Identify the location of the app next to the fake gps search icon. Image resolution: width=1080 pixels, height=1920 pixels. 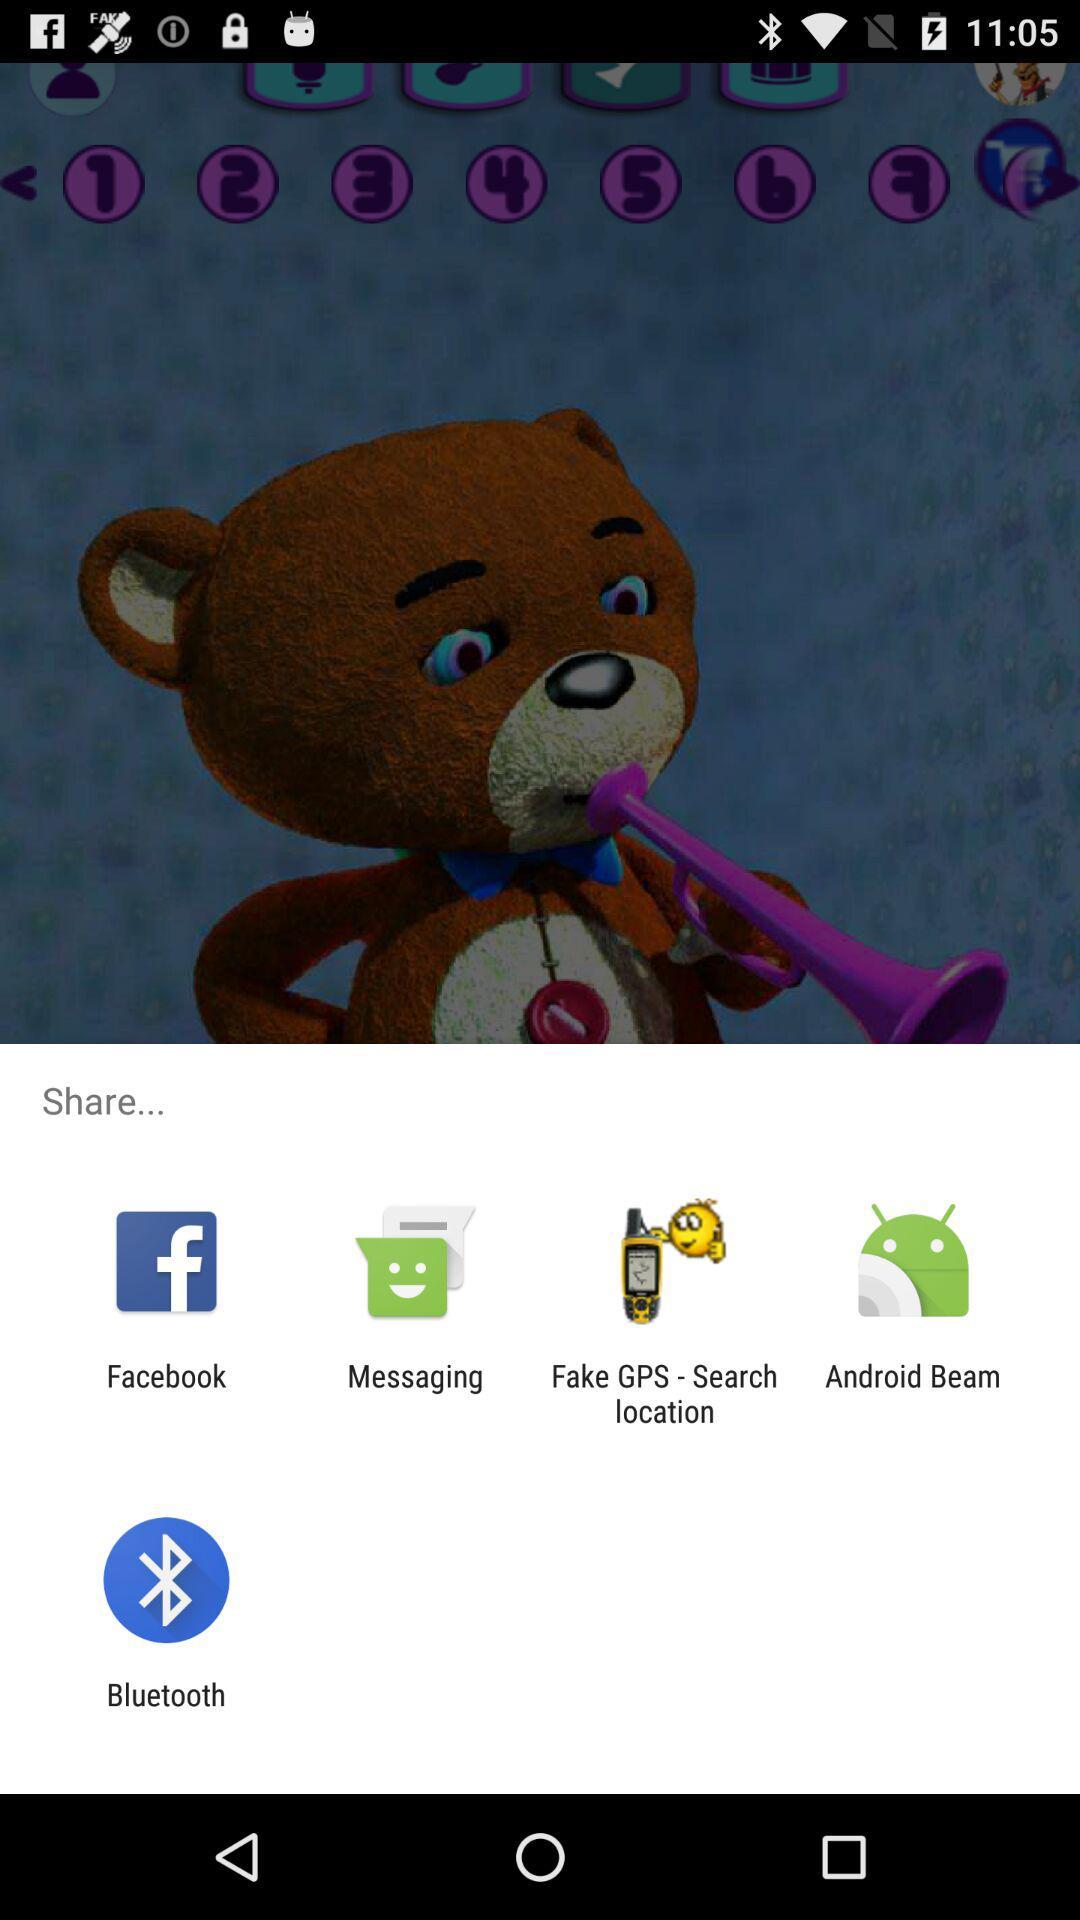
(913, 1392).